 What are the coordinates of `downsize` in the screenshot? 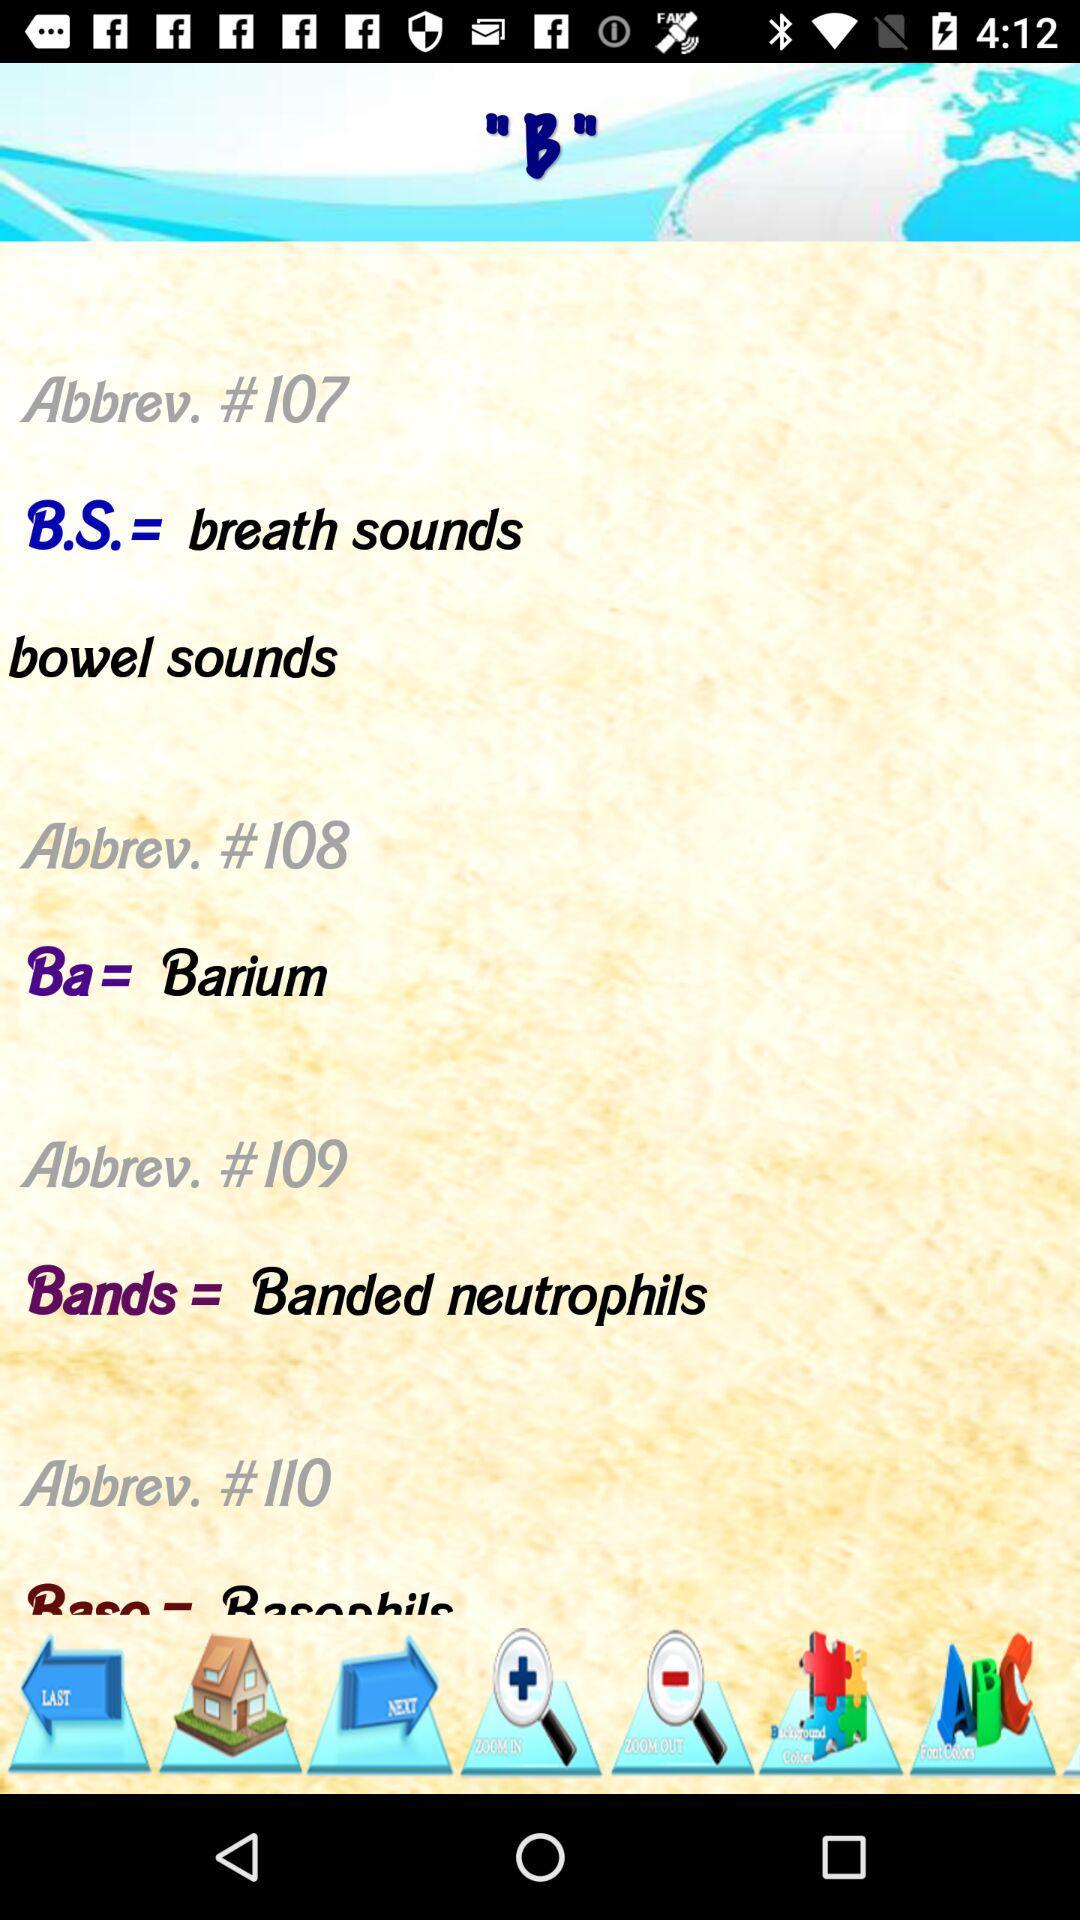 It's located at (680, 1702).